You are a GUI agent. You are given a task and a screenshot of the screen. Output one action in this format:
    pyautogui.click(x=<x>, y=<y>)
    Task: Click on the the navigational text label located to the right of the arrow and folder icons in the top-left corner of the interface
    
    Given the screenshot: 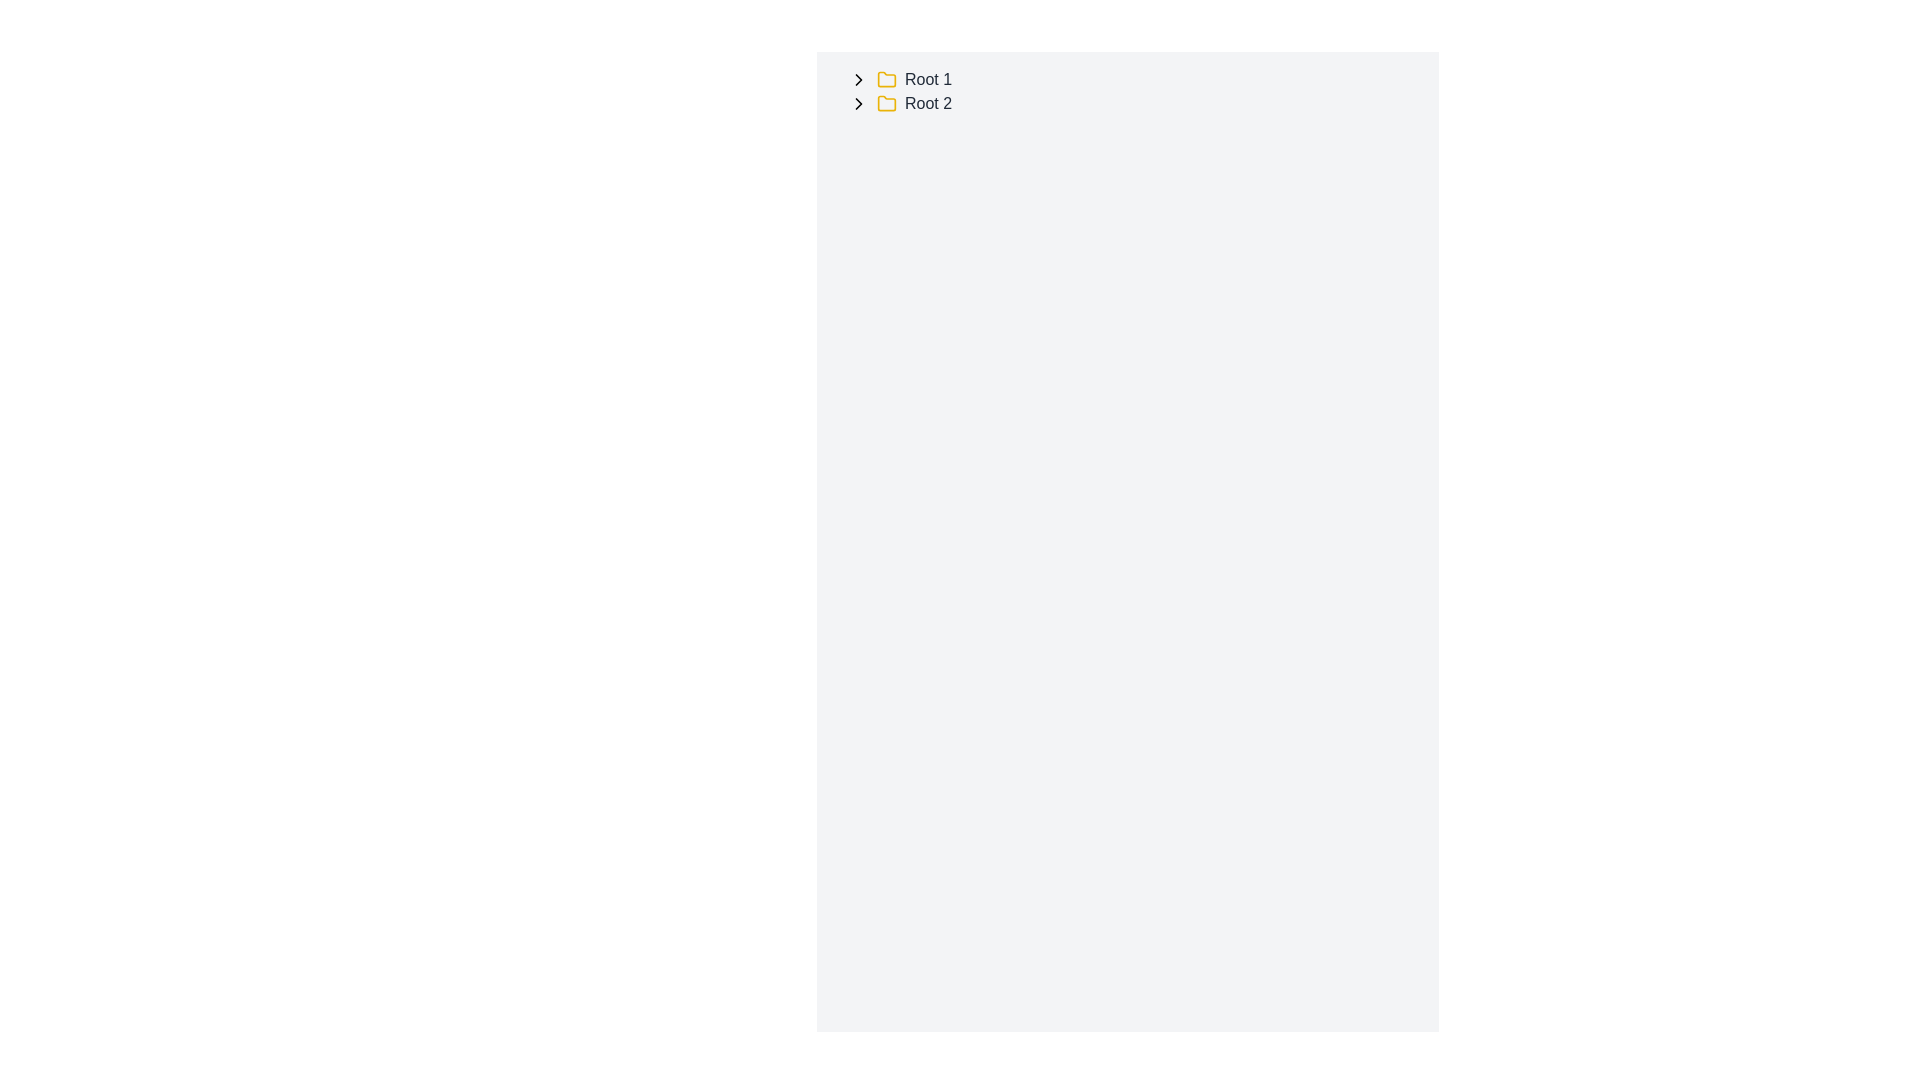 What is the action you would take?
    pyautogui.click(x=927, y=104)
    